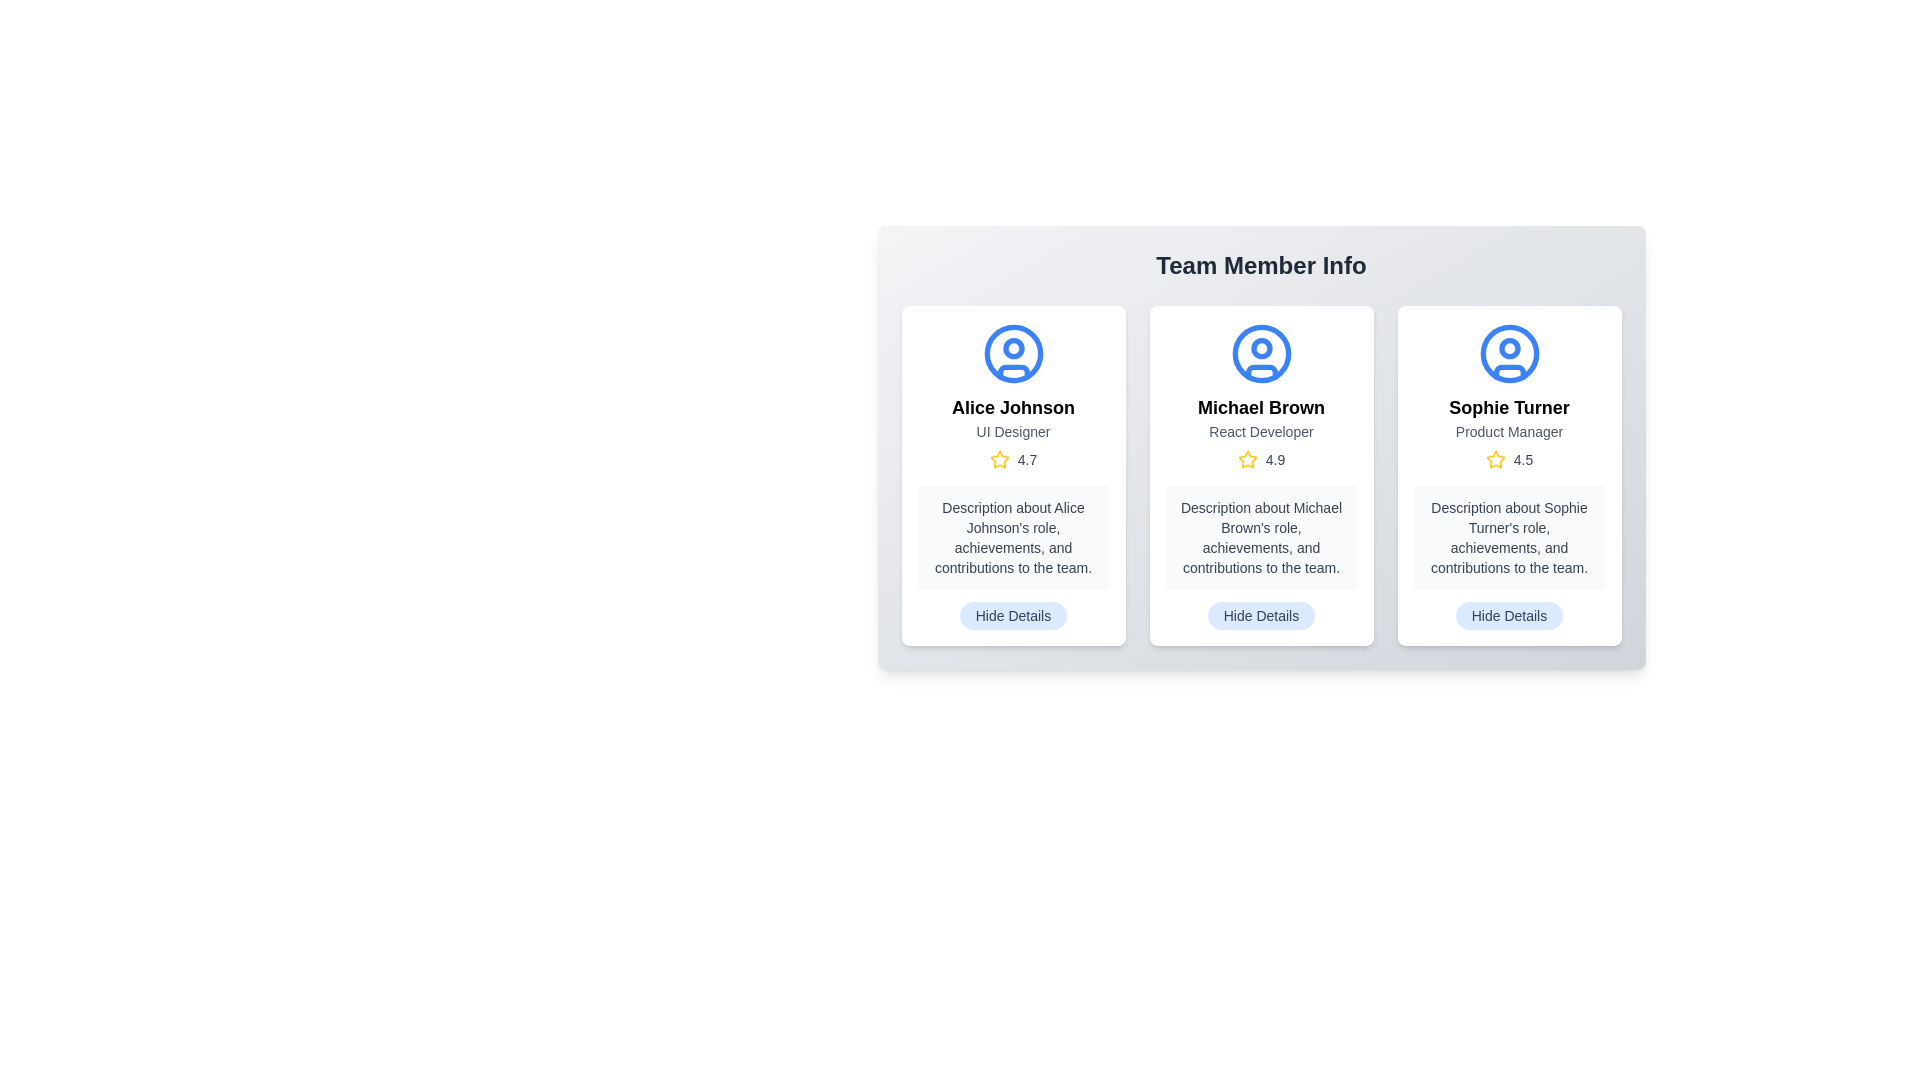 The width and height of the screenshot is (1920, 1080). I want to click on the circular SVG element representing a user icon, which is located at the center of the card labeled 'Michael Brown' in the 'Team Member Info' section, so click(1260, 353).